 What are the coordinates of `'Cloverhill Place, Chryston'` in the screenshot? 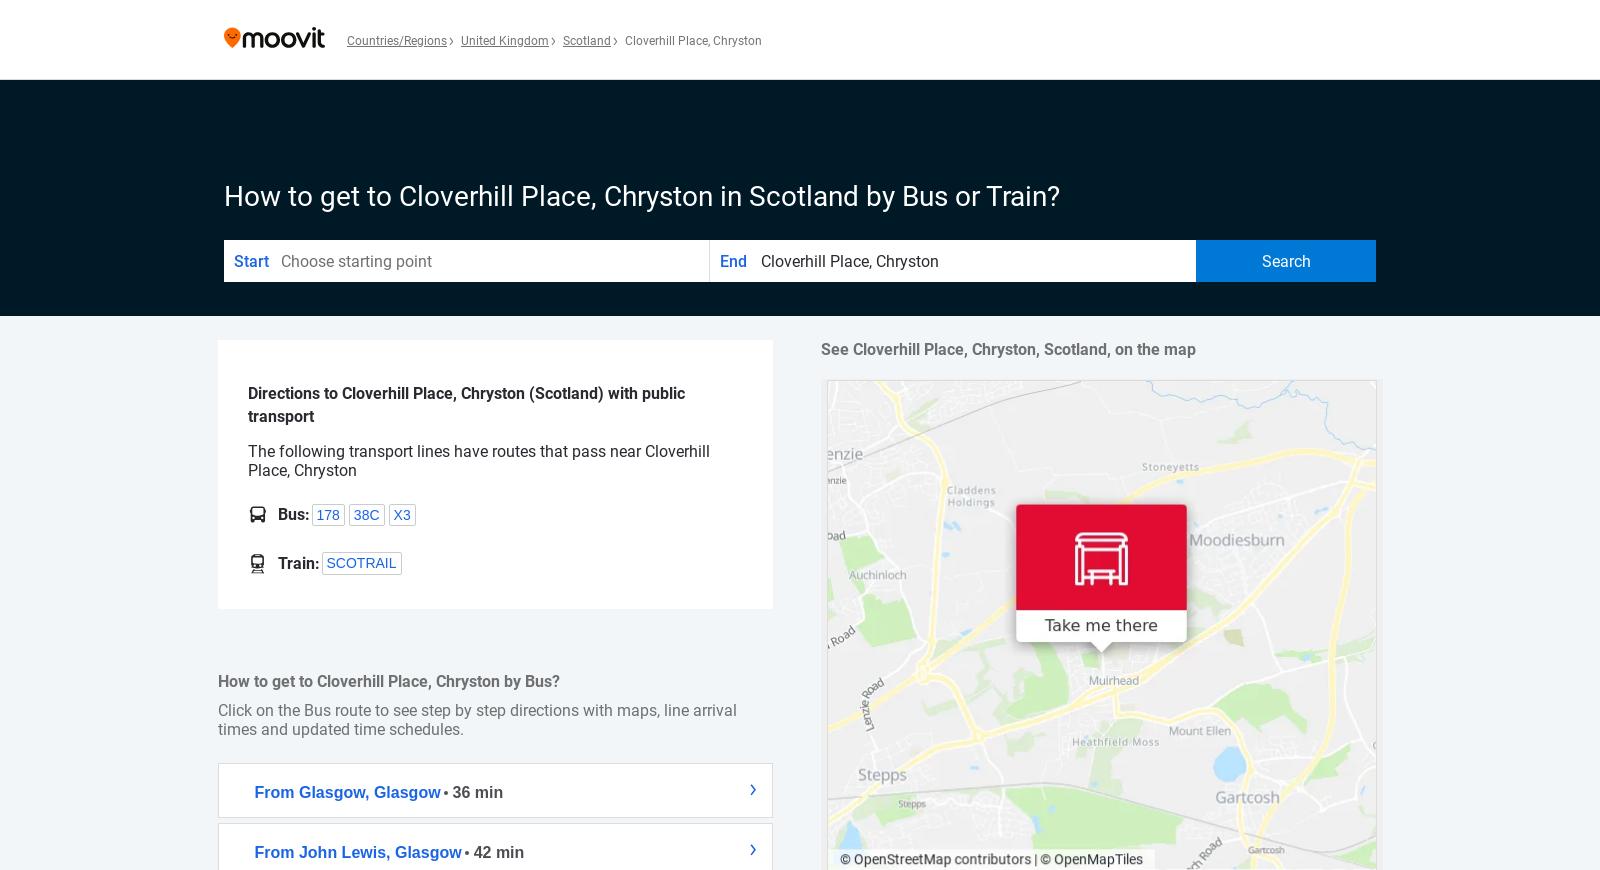 It's located at (624, 39).